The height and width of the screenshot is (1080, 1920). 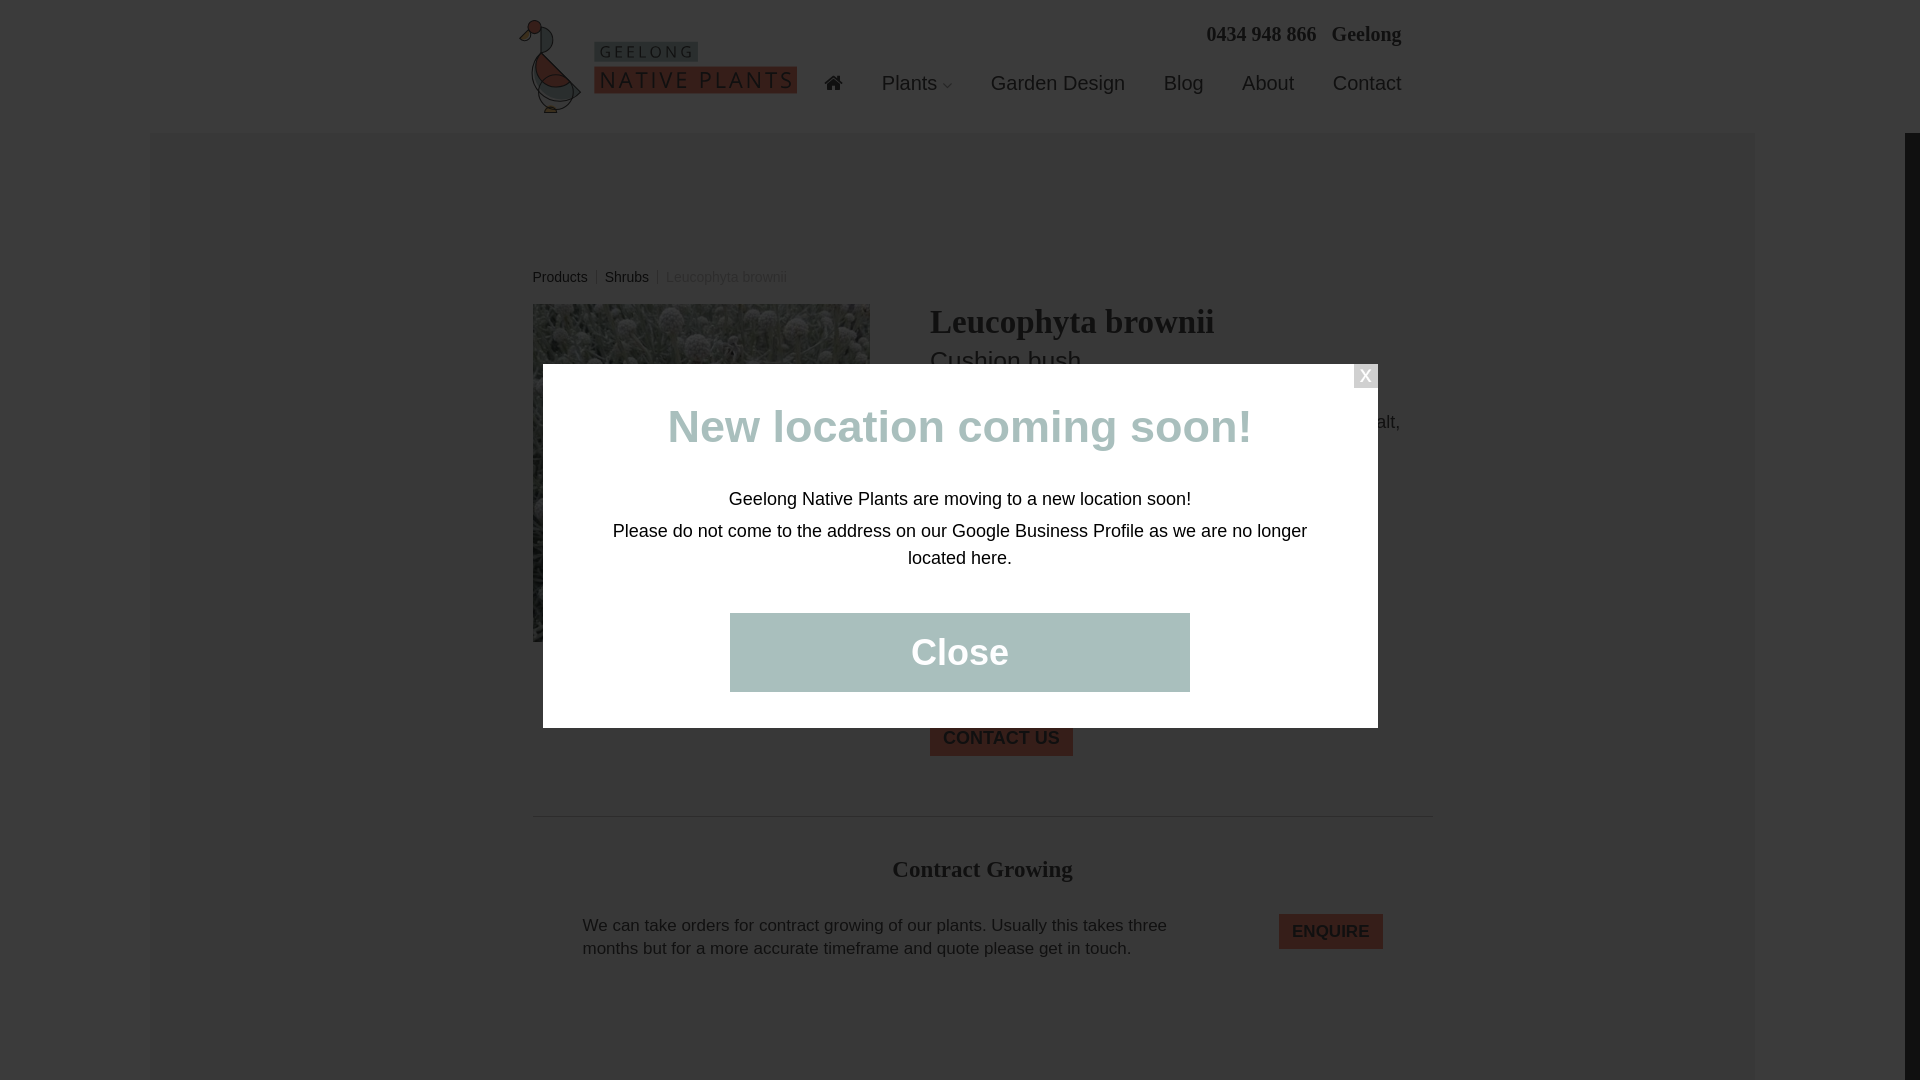 I want to click on 'Plants', so click(x=916, y=82).